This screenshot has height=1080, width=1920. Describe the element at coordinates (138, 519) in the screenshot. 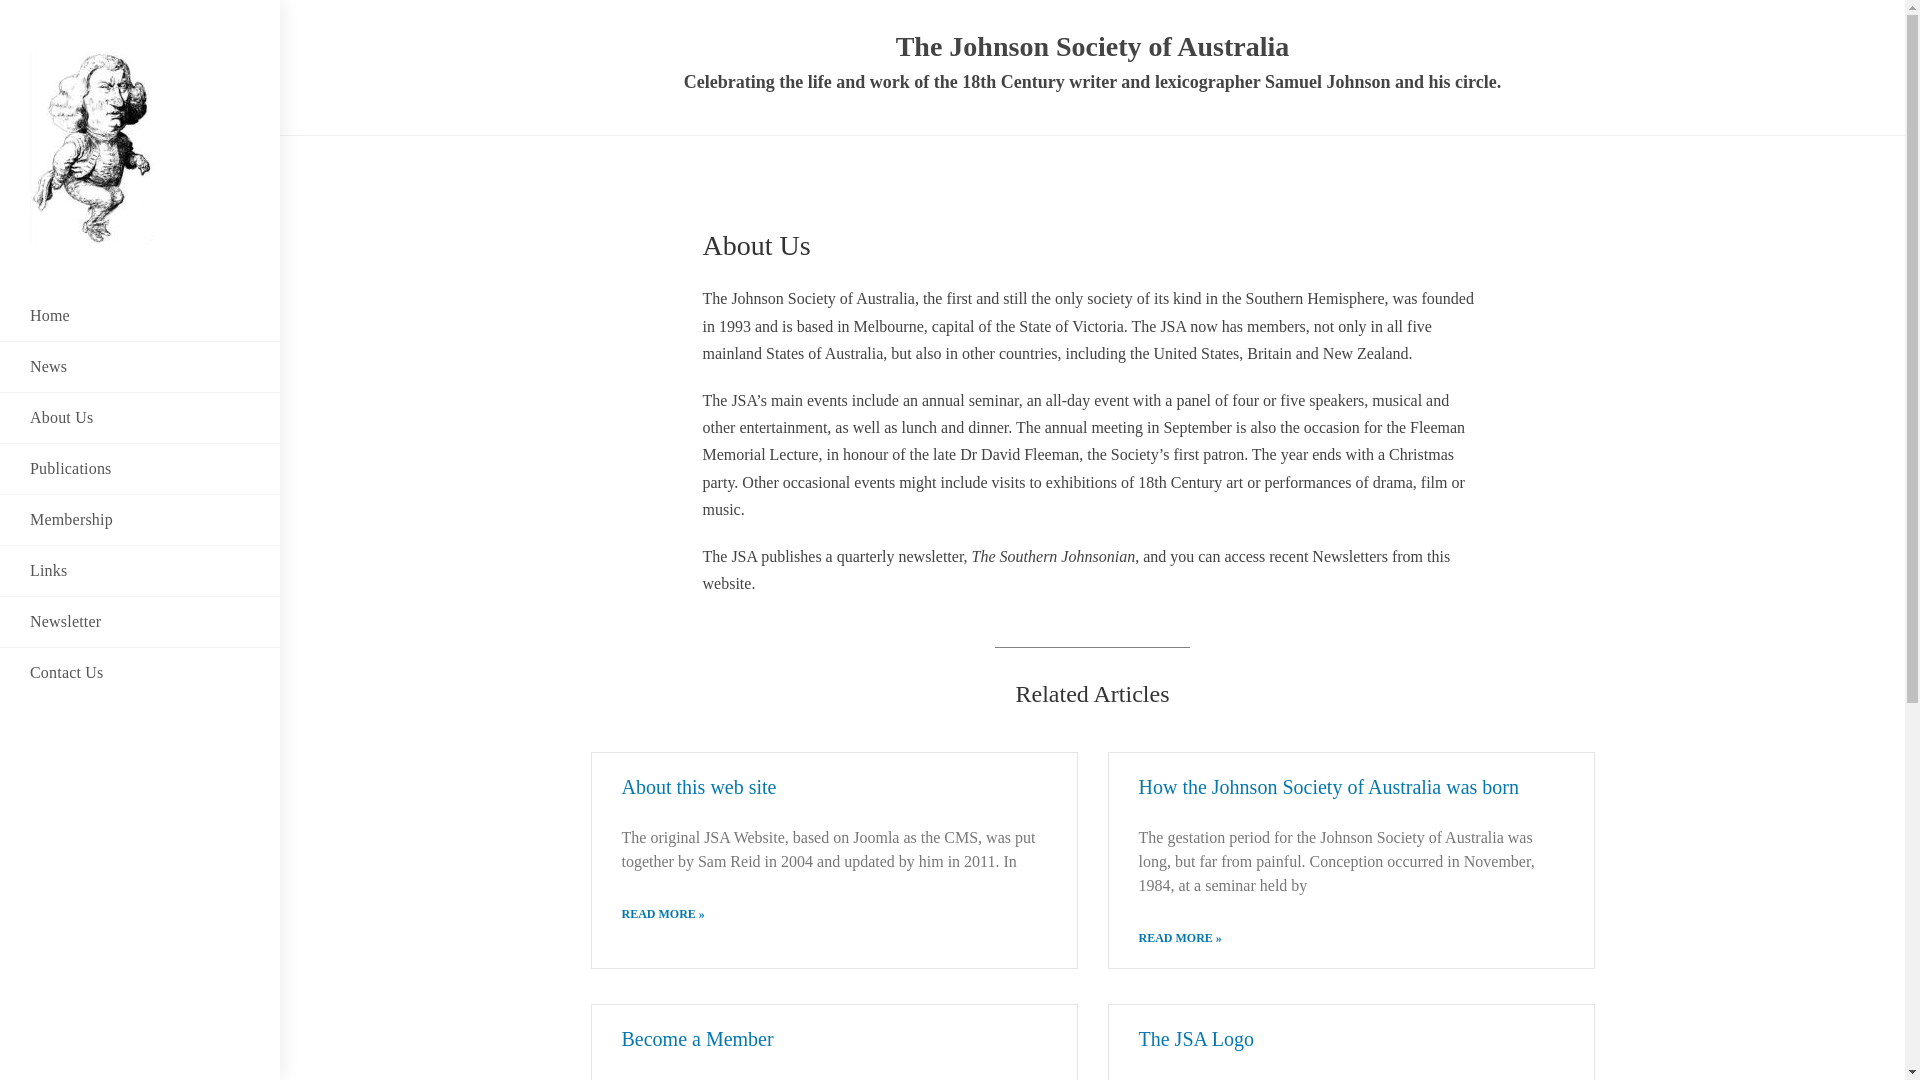

I see `'Membership'` at that location.